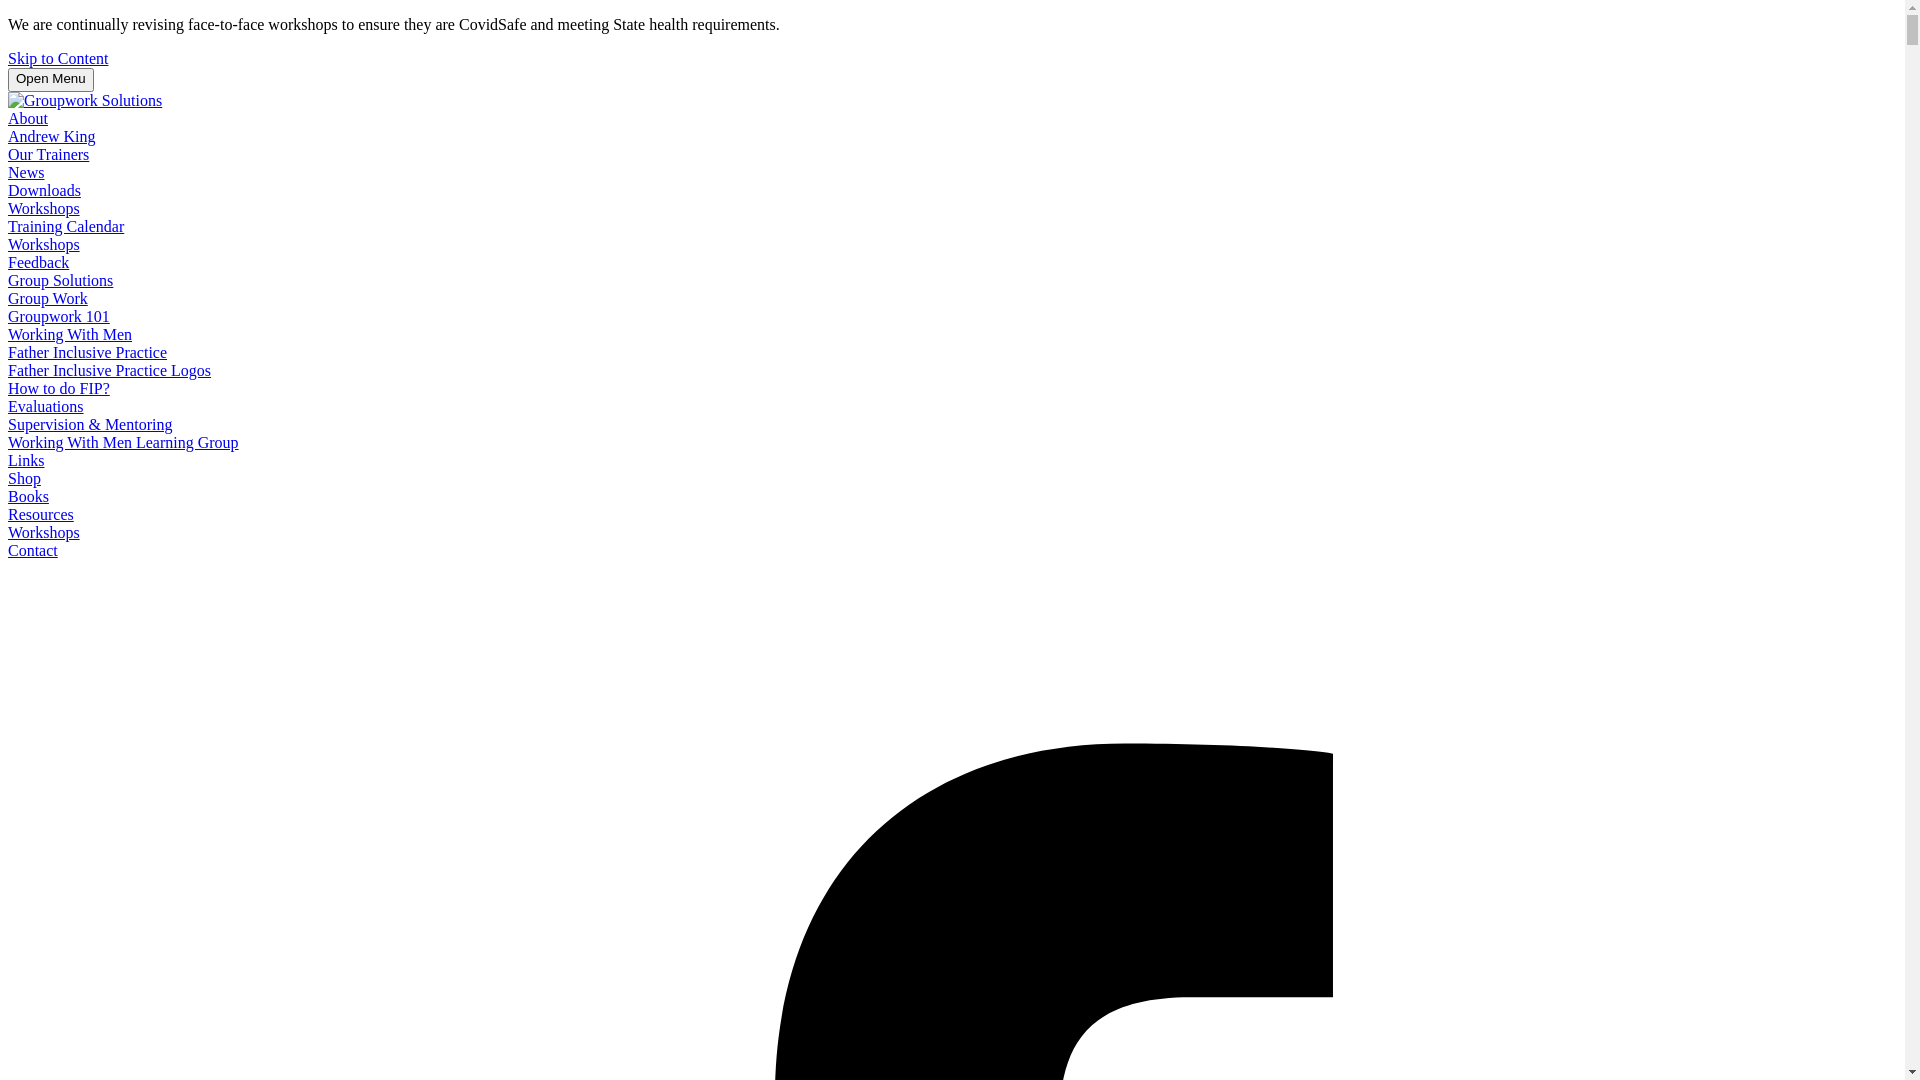  Describe the element at coordinates (8, 388) in the screenshot. I see `'How to do FIP?'` at that location.